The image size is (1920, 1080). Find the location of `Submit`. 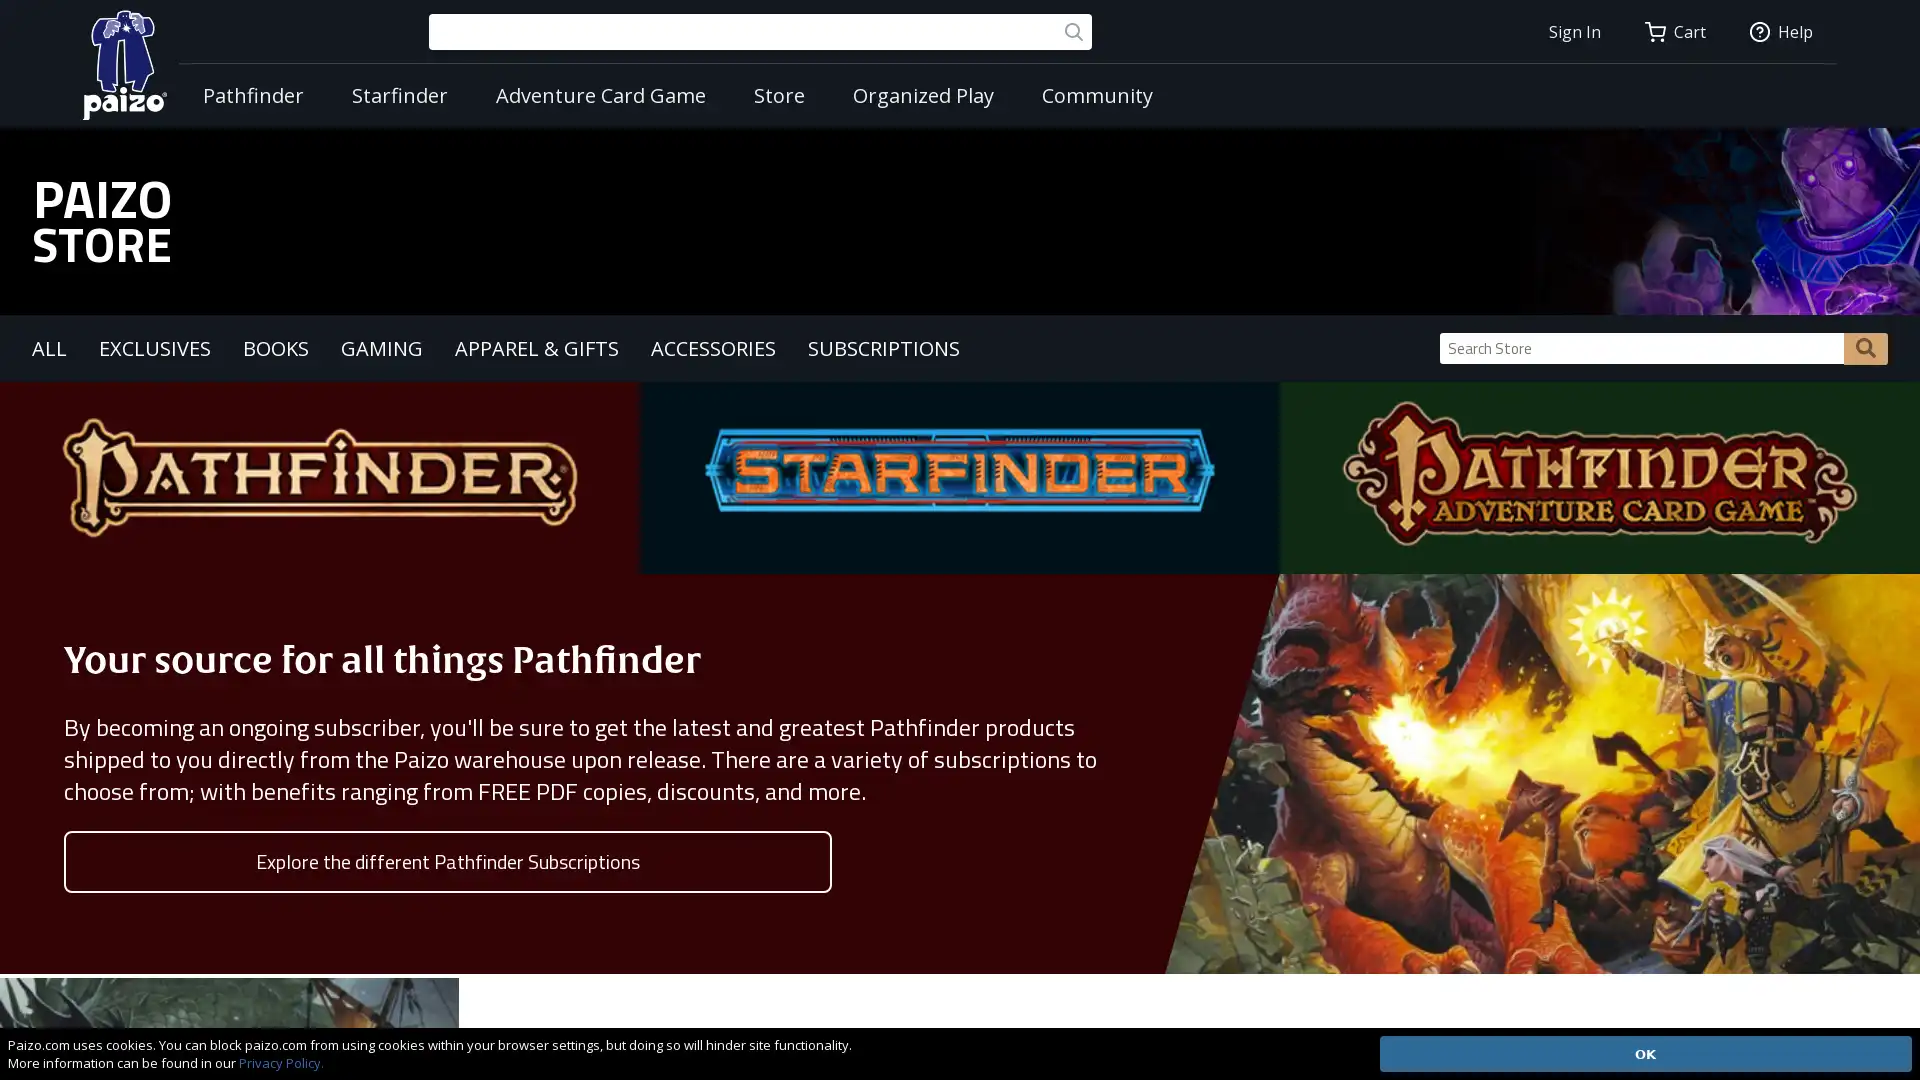

Submit is located at coordinates (1073, 31).